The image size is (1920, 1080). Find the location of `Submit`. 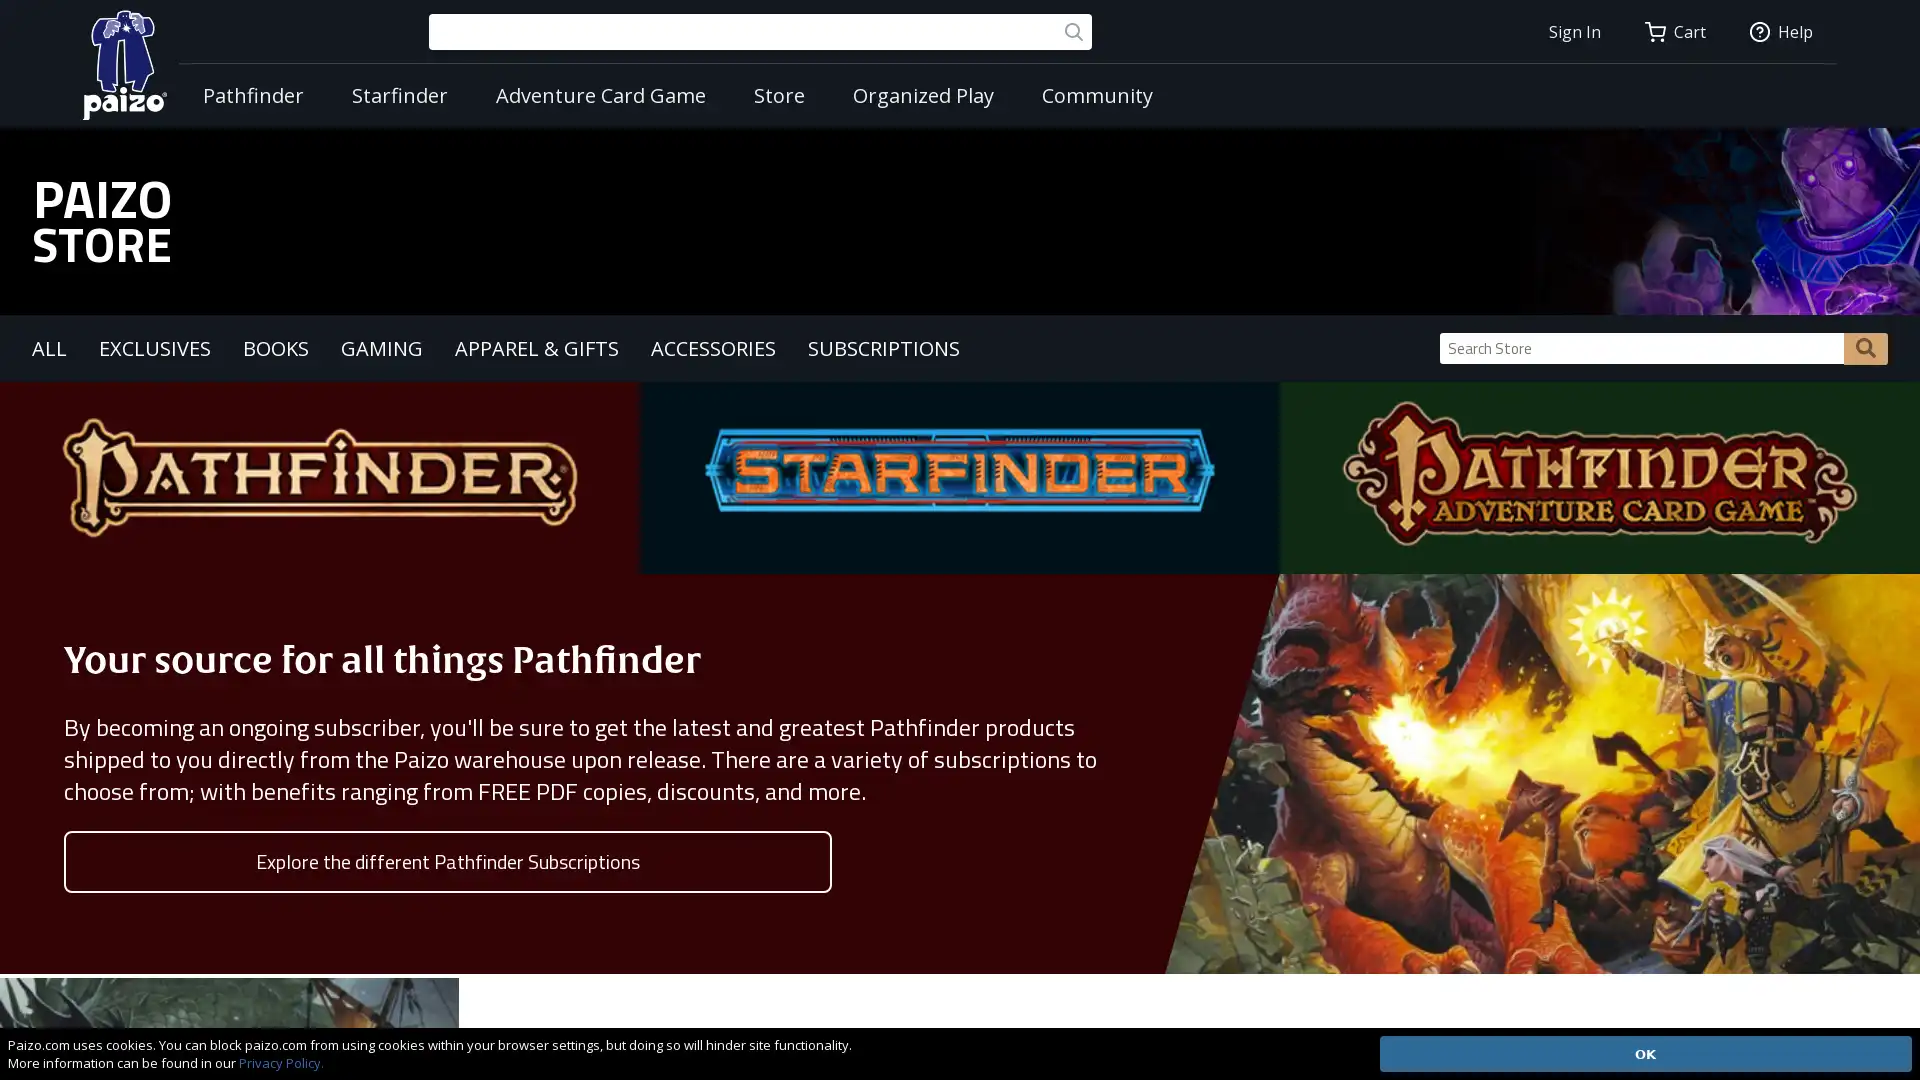

Submit is located at coordinates (1073, 31).